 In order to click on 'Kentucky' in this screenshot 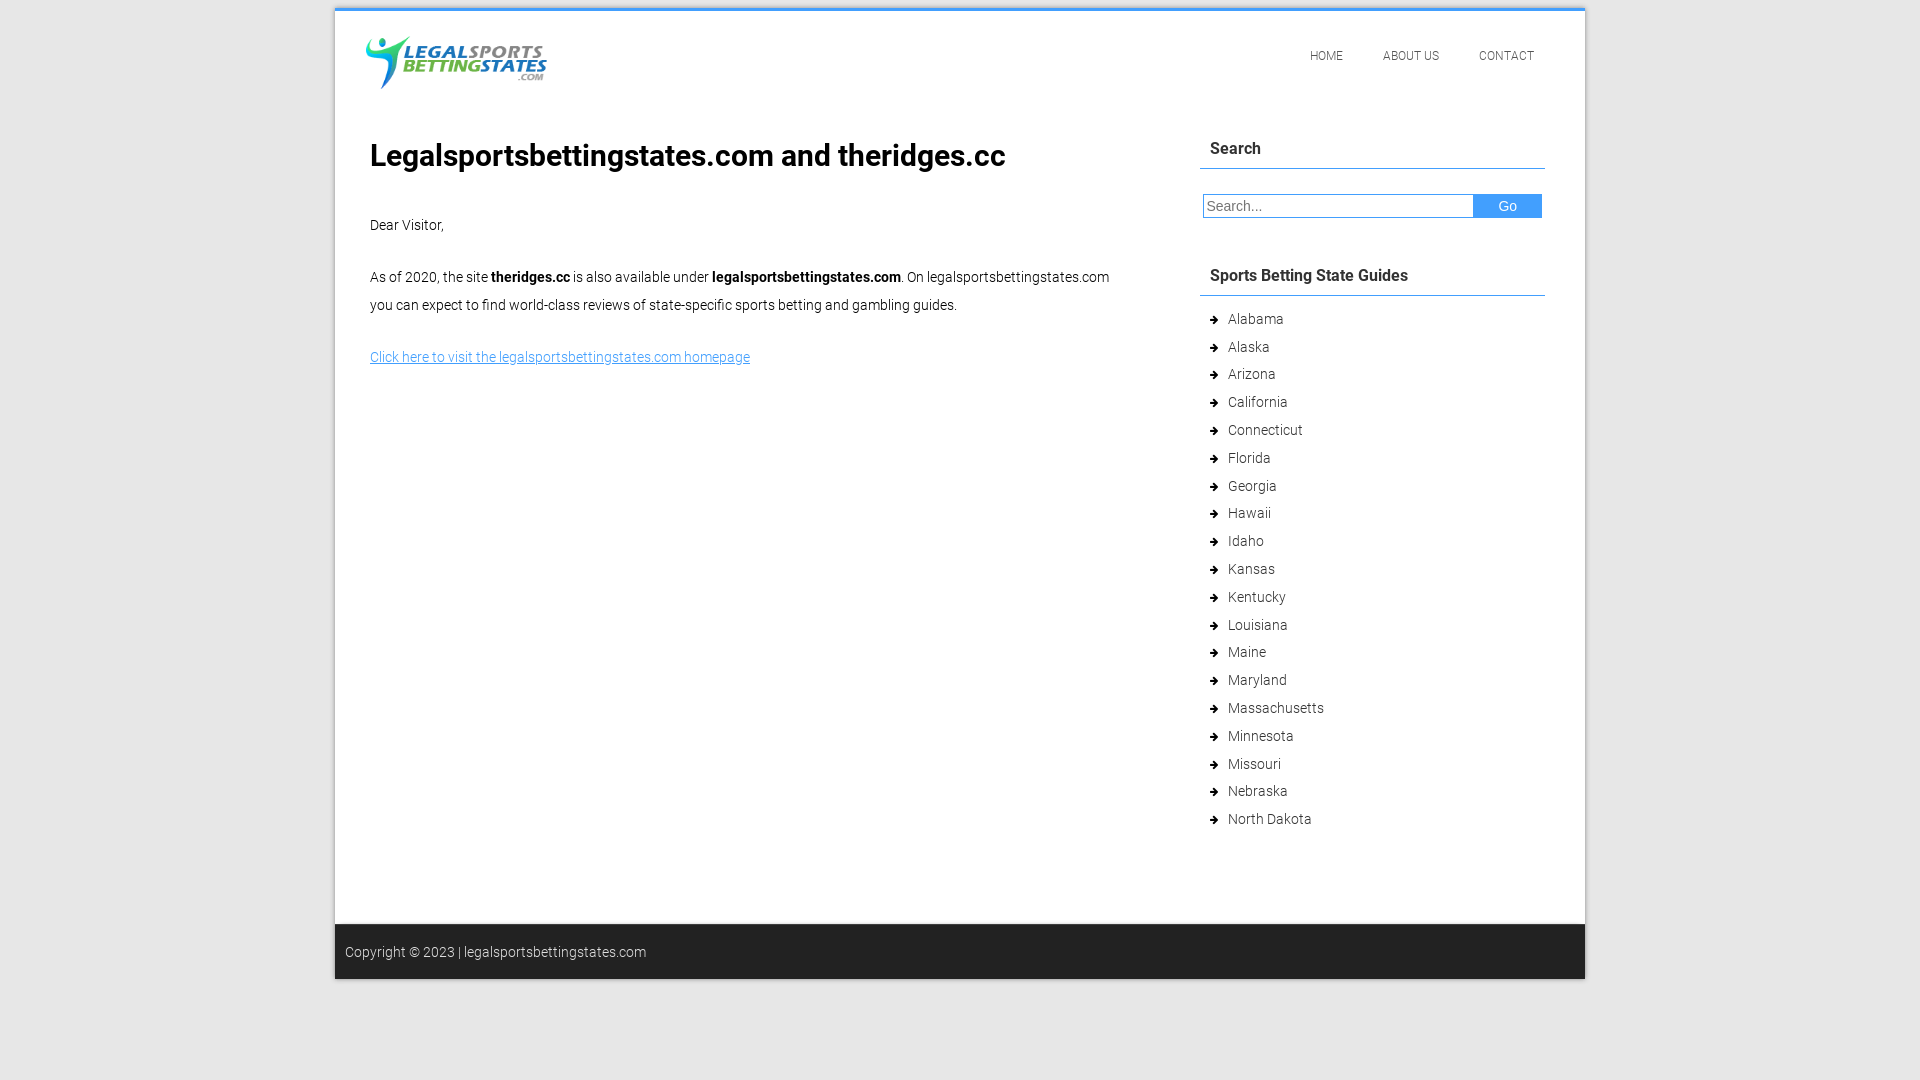, I will do `click(1227, 596)`.